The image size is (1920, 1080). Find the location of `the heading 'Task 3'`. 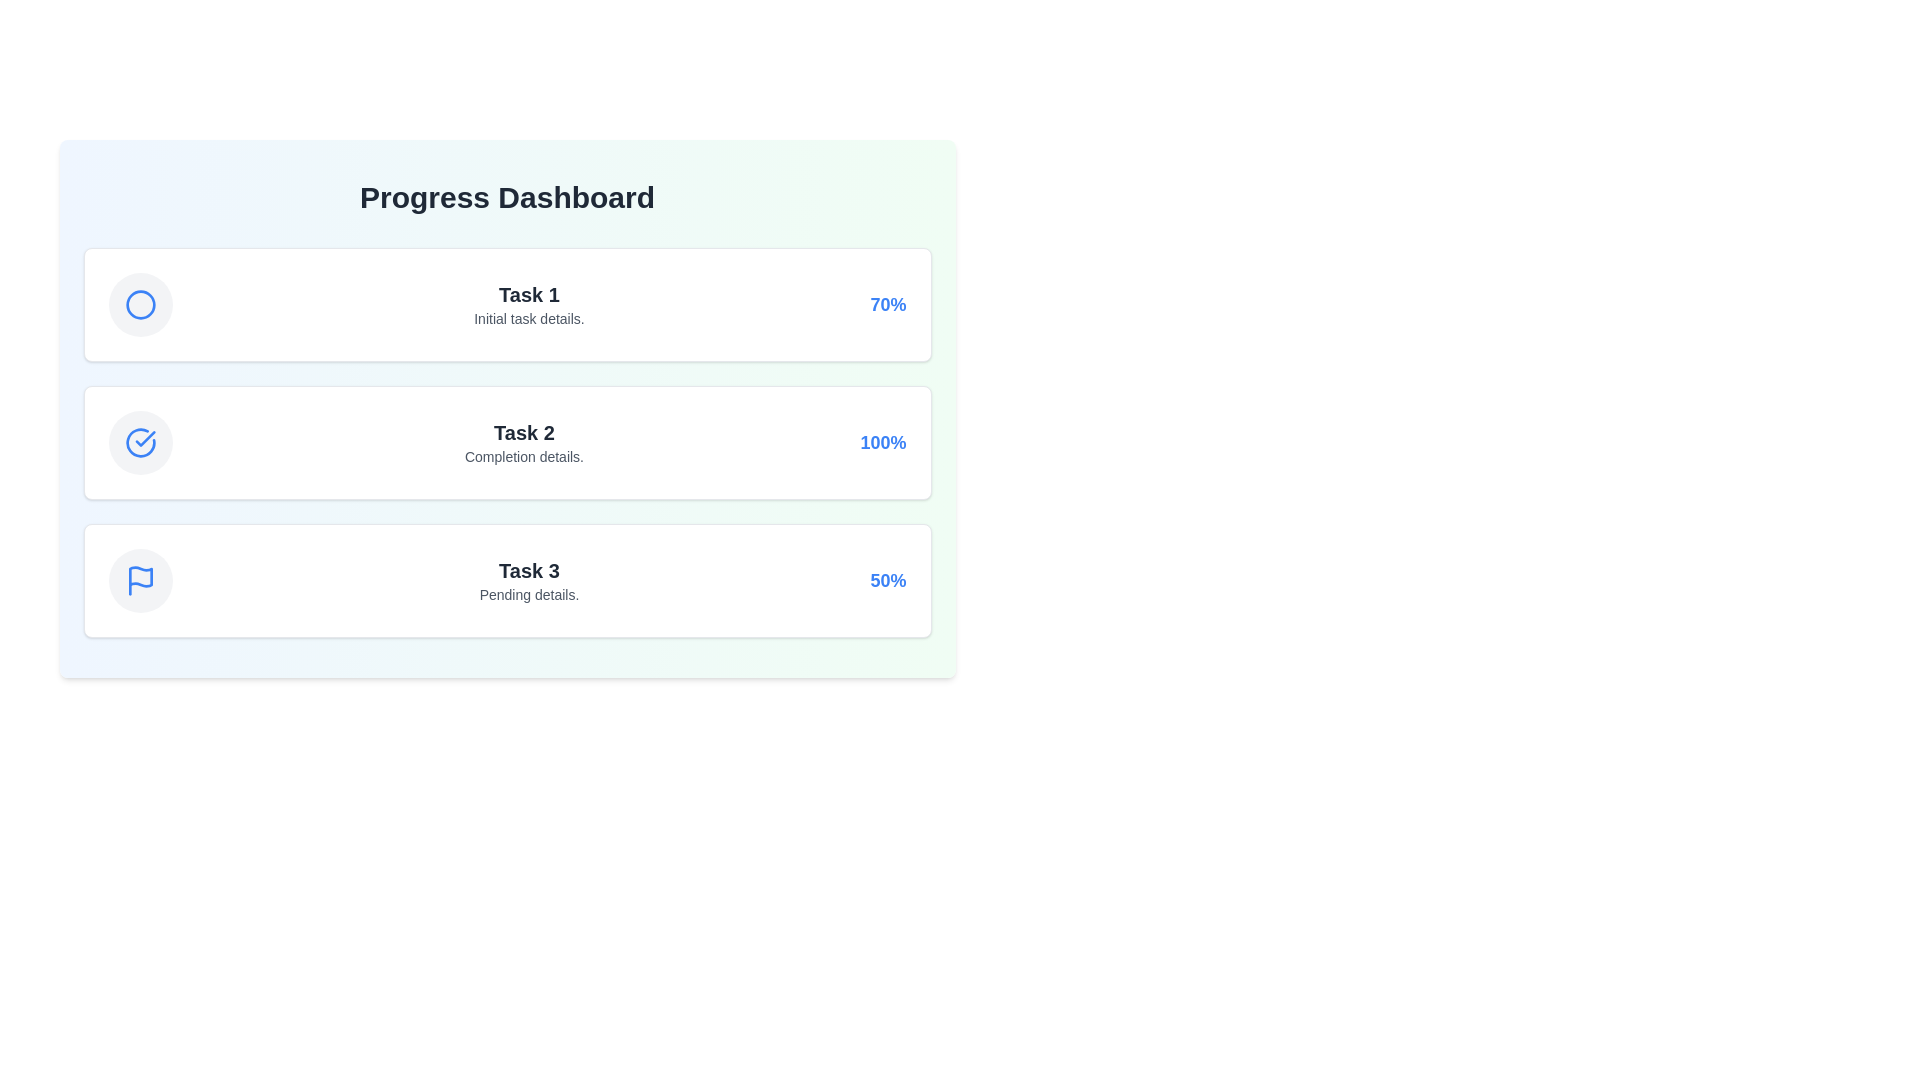

the heading 'Task 3' is located at coordinates (529, 570).